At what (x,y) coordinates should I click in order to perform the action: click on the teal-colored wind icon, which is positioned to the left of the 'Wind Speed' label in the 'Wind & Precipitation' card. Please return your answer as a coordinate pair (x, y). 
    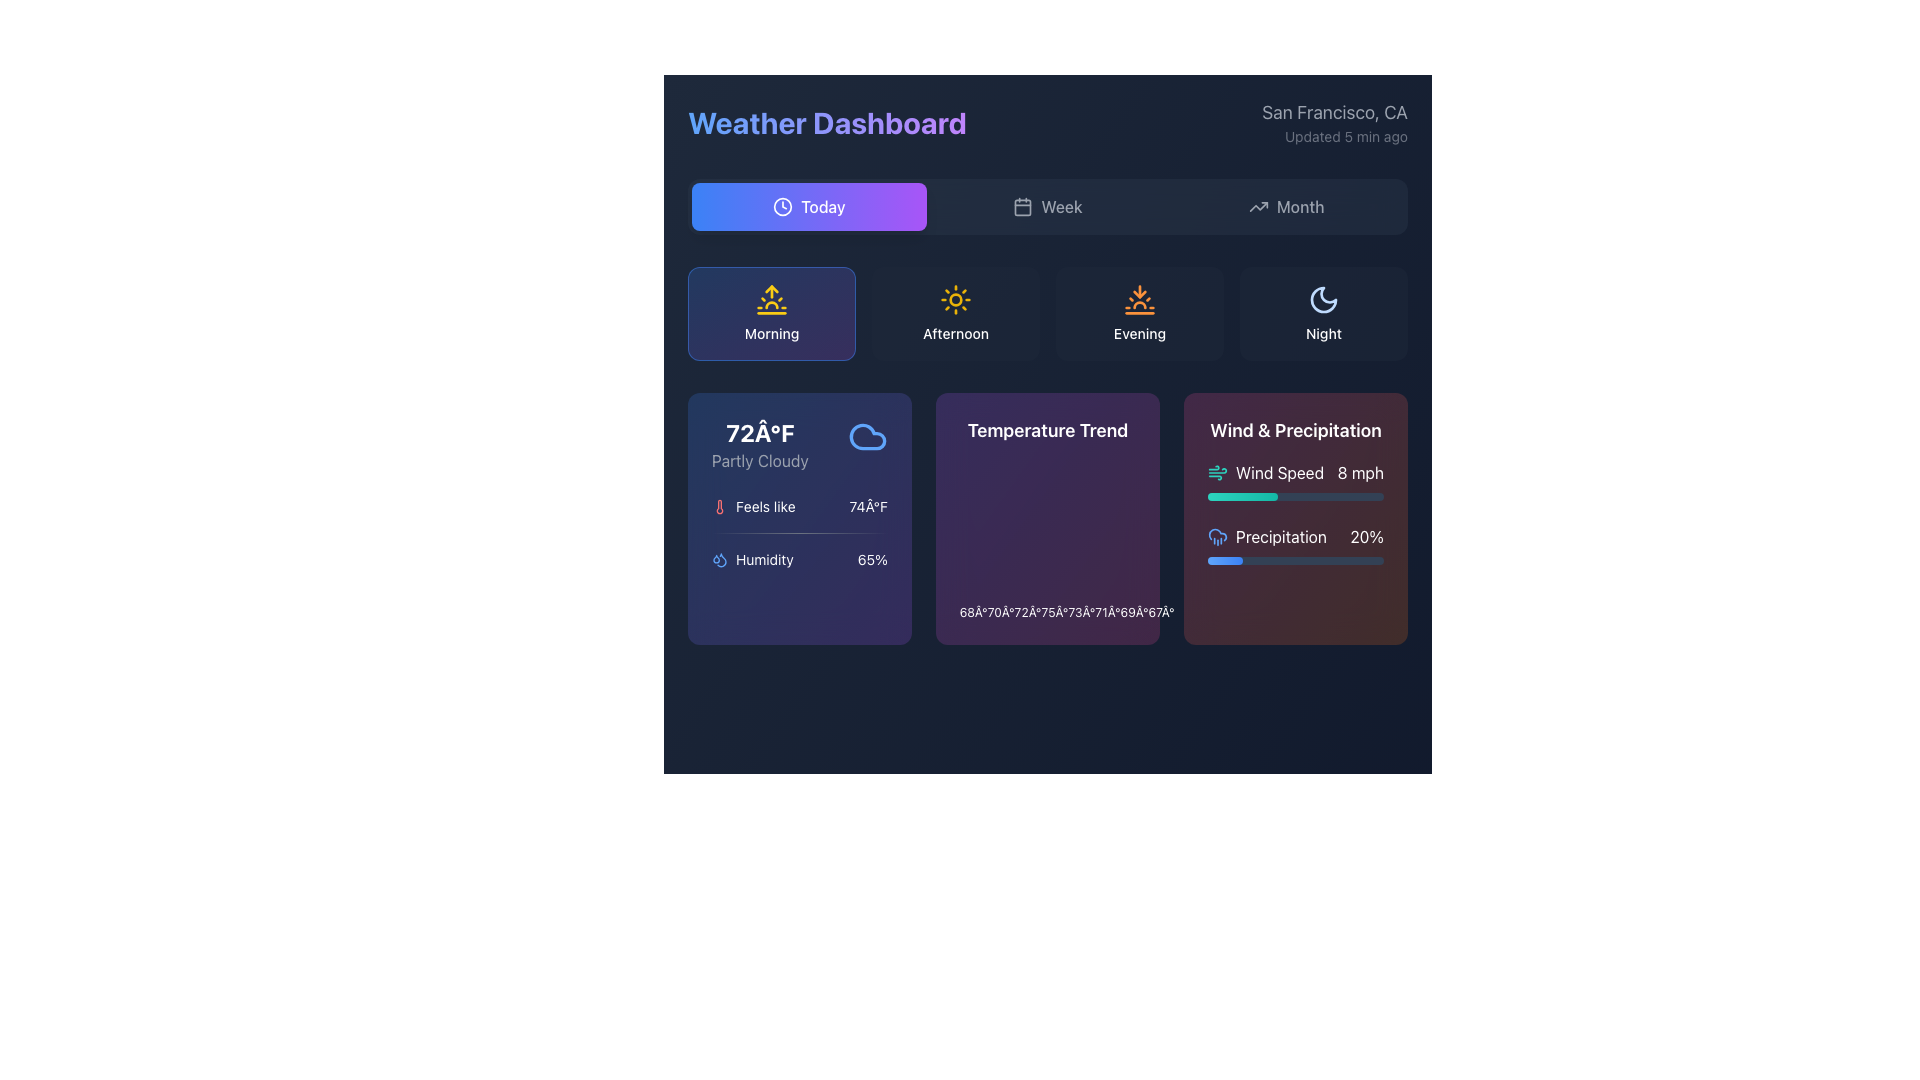
    Looking at the image, I should click on (1217, 473).